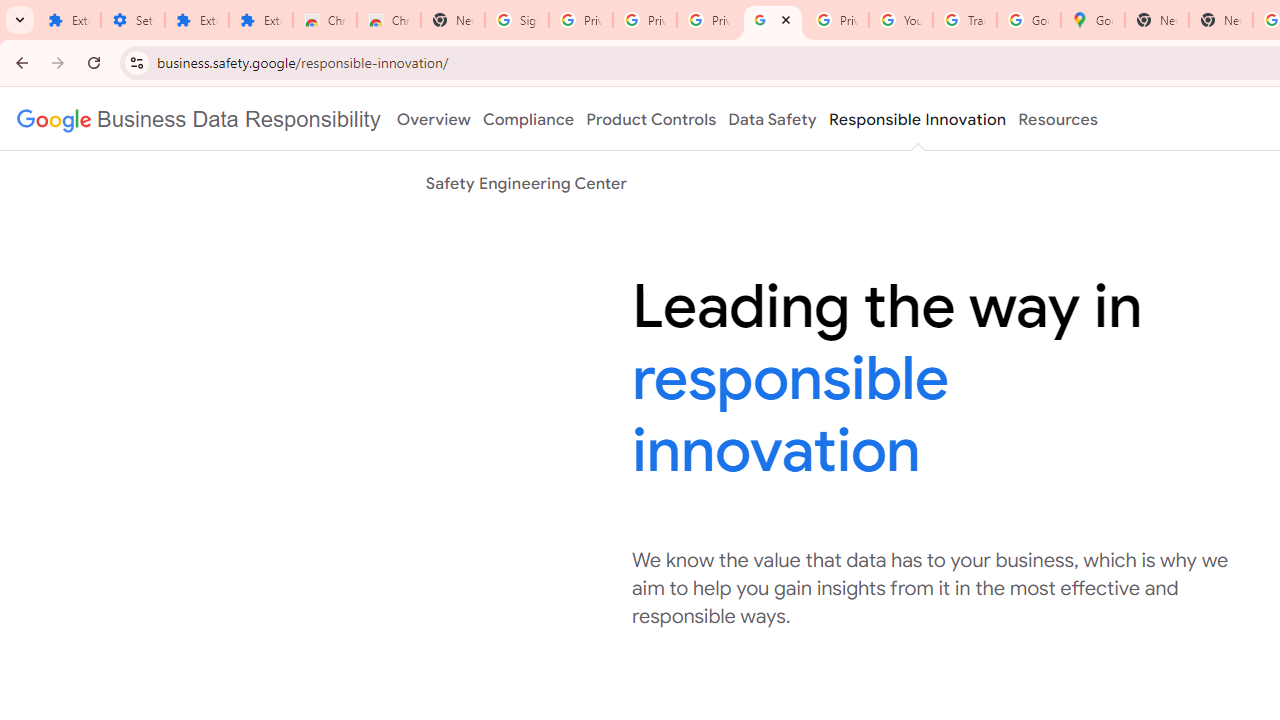  What do you see at coordinates (528, 119) in the screenshot?
I see `'Compliance'` at bounding box center [528, 119].